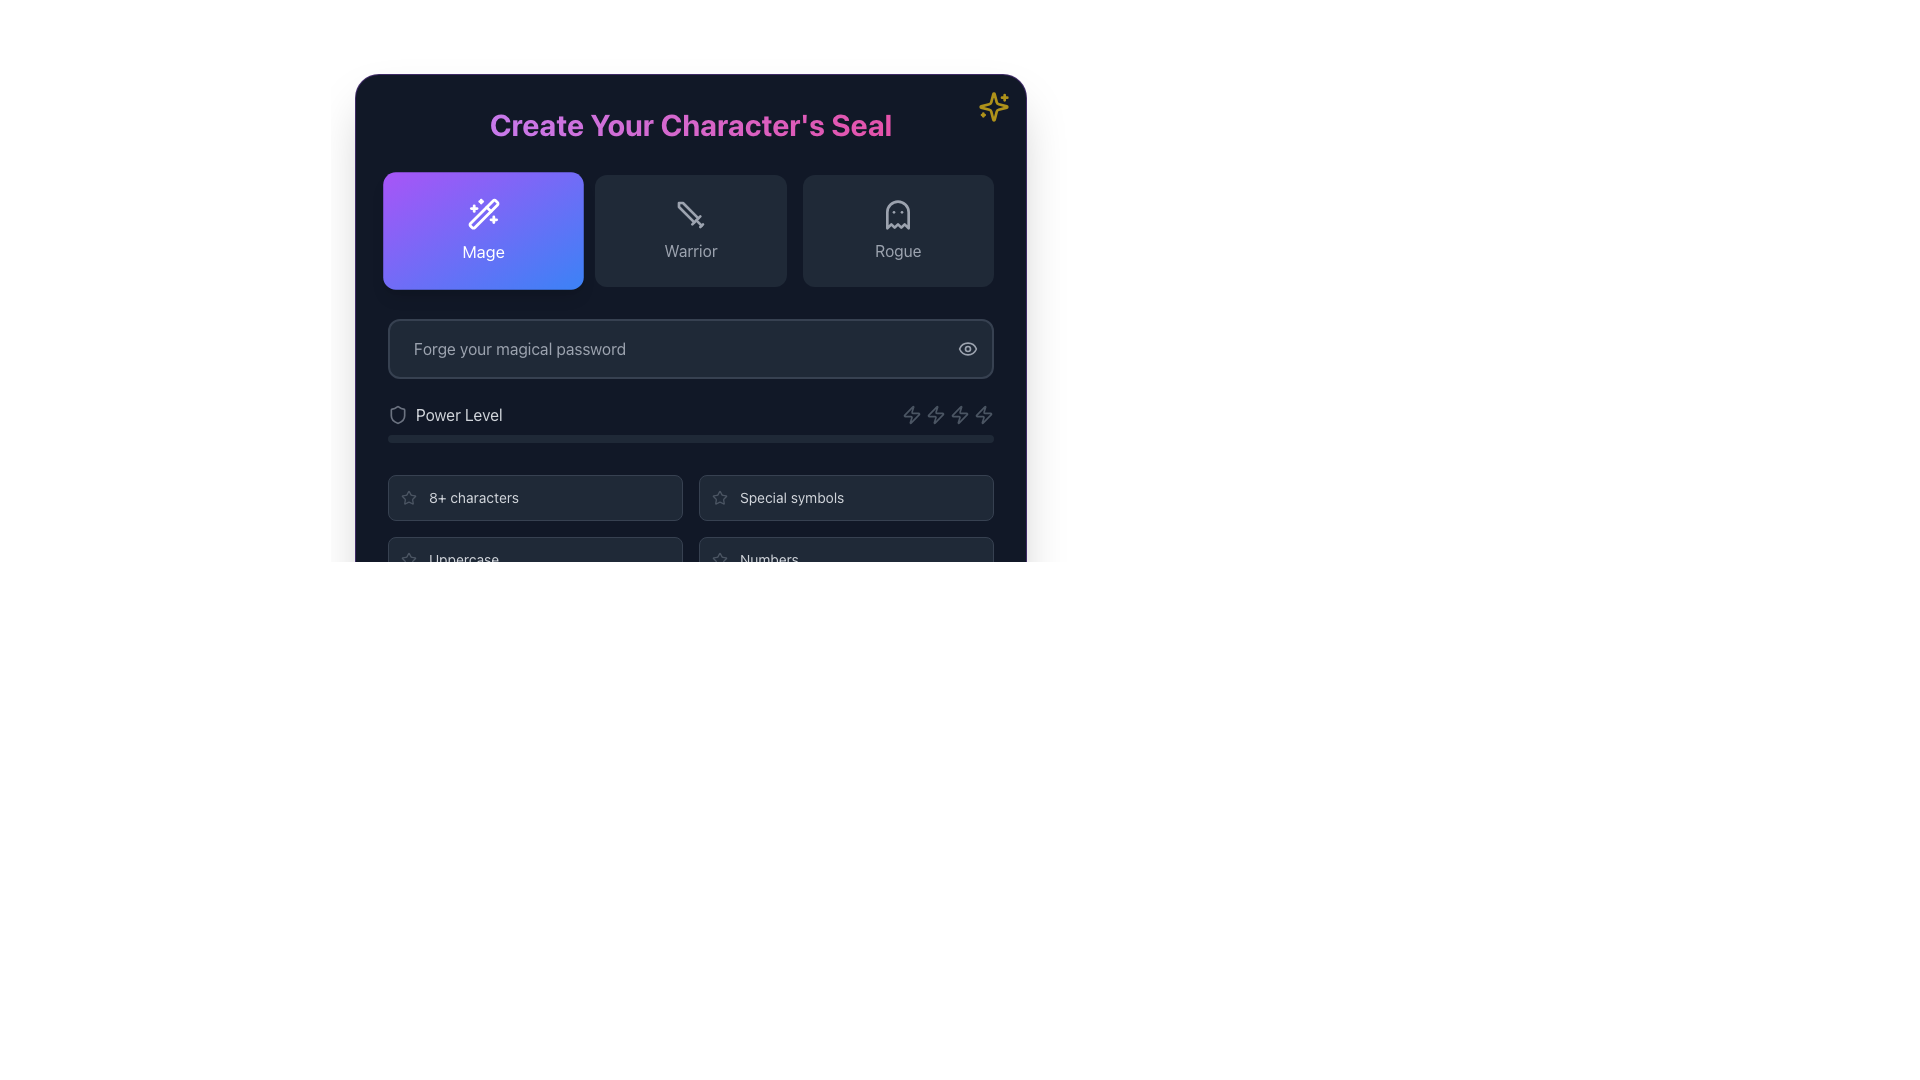 The width and height of the screenshot is (1920, 1080). Describe the element at coordinates (691, 249) in the screenshot. I see `label that corresponds to the 'Warrior' option displayed in the middle section beneath the sword icon, which is aligned horizontally with 'Mage' and 'Rogue.'` at that location.